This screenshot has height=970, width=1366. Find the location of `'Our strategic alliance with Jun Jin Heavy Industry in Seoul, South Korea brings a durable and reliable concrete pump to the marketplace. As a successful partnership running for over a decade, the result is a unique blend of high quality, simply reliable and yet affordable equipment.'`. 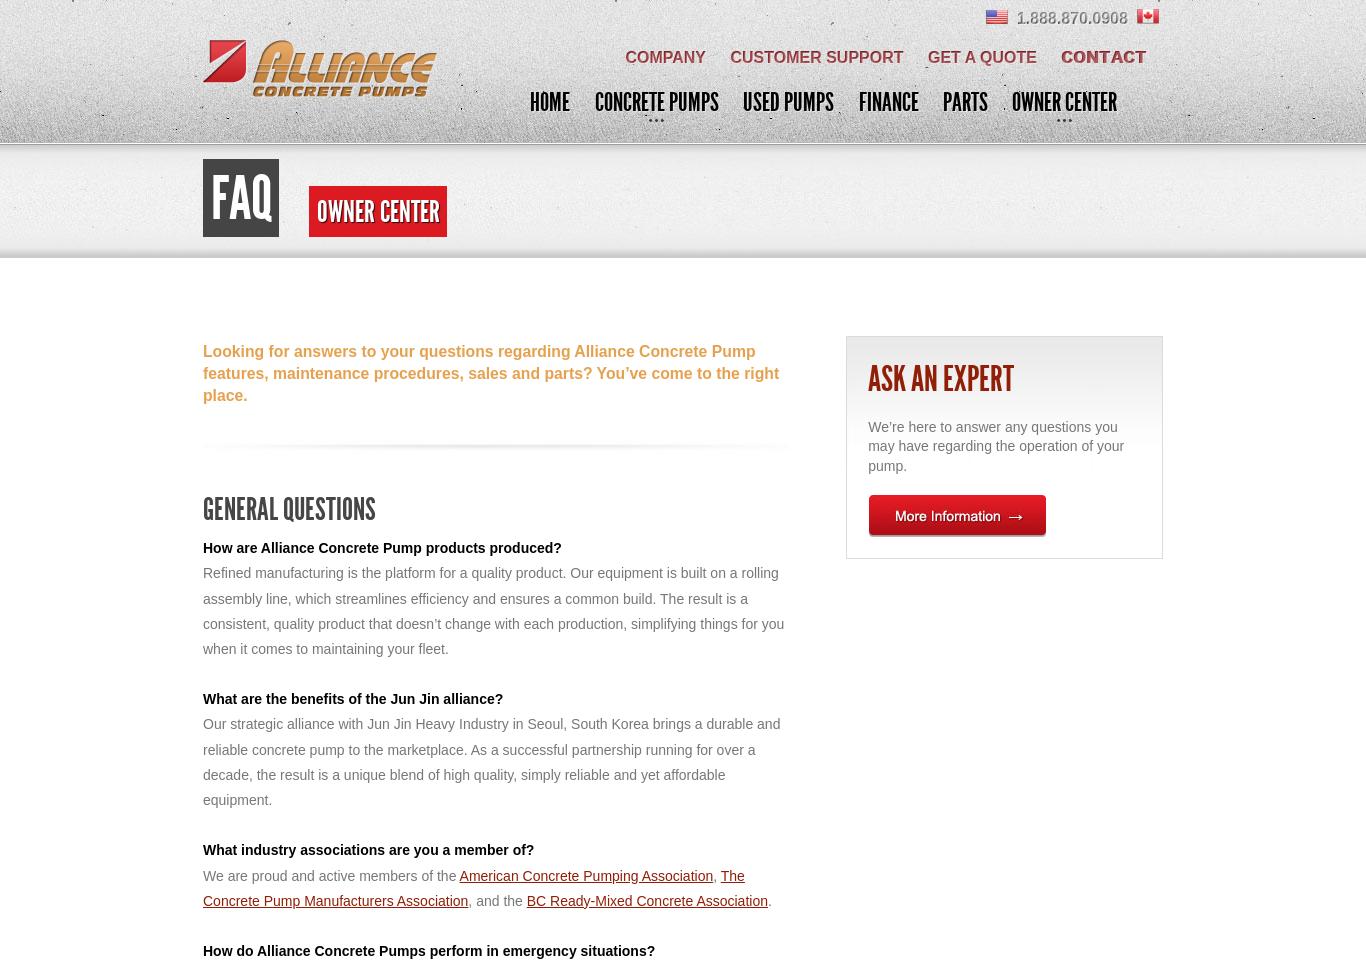

'Our strategic alliance with Jun Jin Heavy Industry in Seoul, South Korea brings a durable and reliable concrete pump to the marketplace. As a successful partnership running for over a decade, the result is a unique blend of high quality, simply reliable and yet affordable equipment.' is located at coordinates (201, 761).